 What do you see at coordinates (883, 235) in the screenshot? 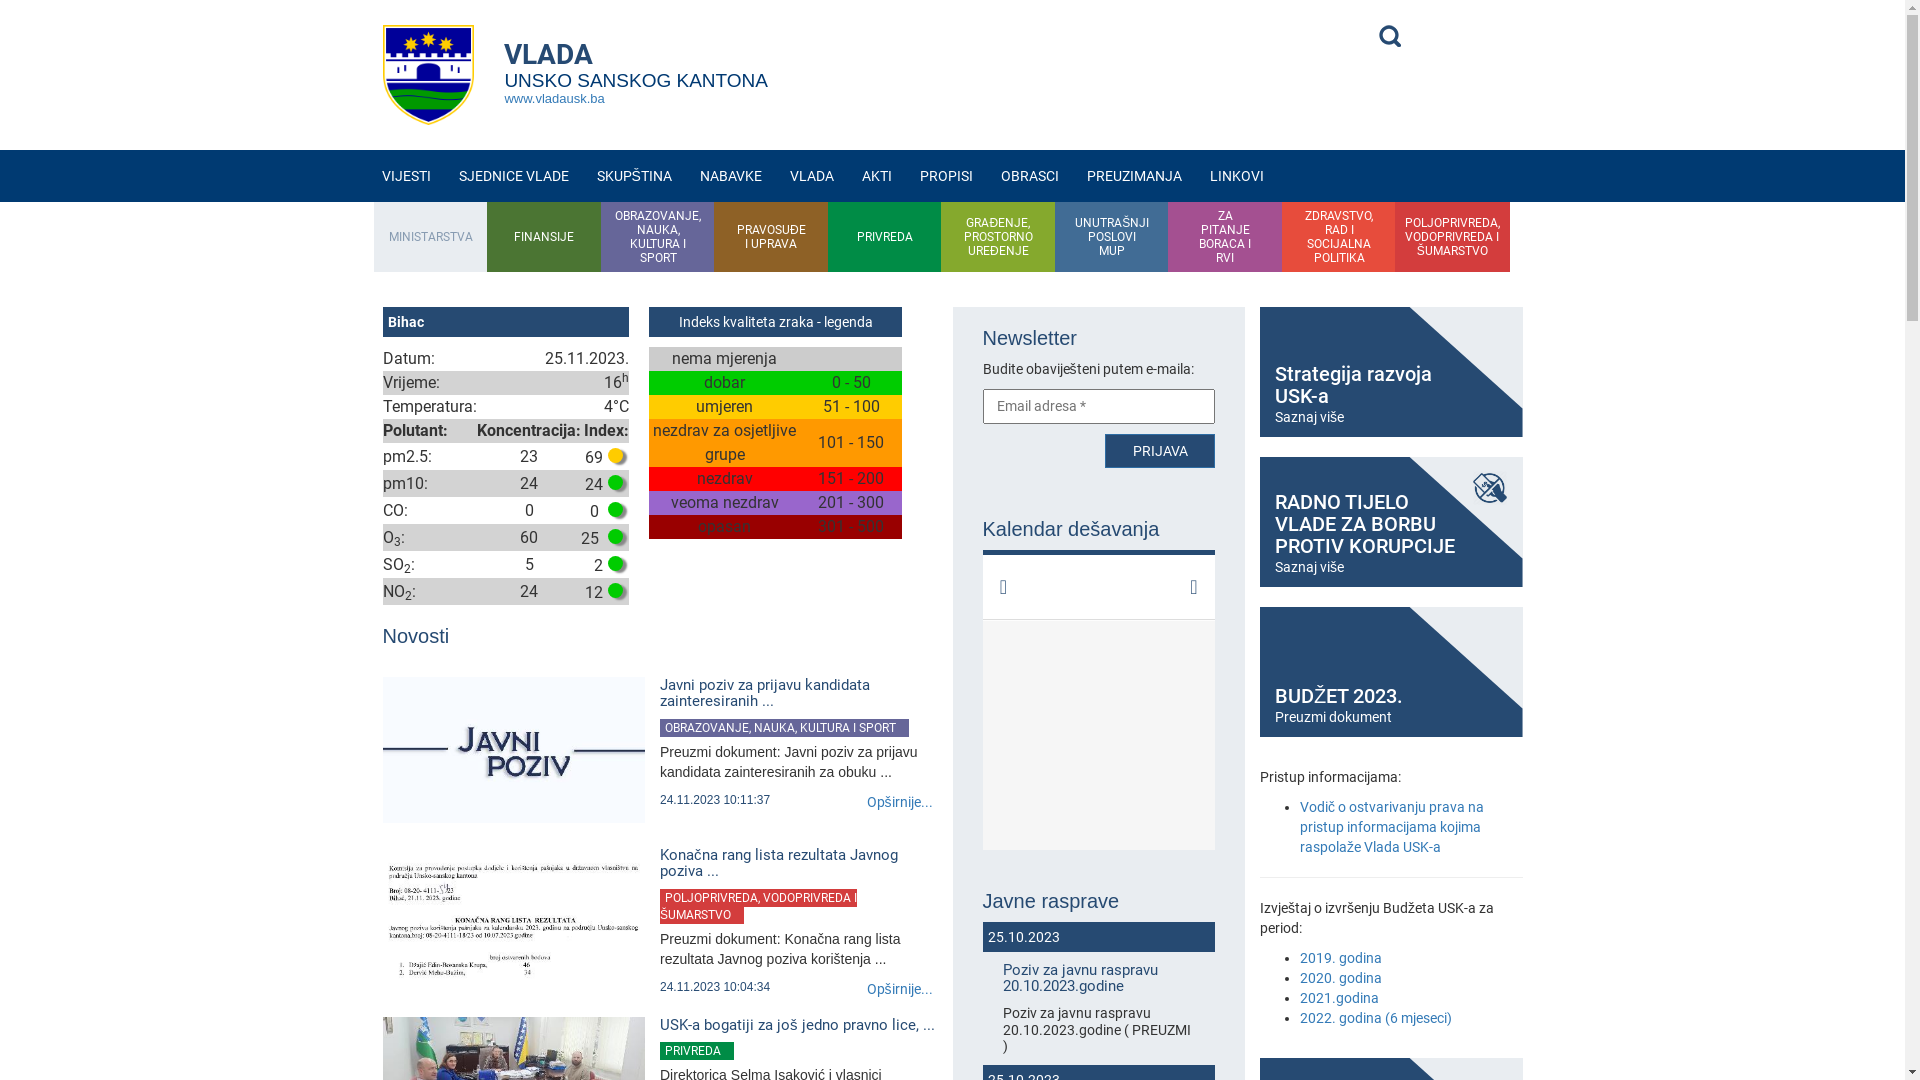
I see `'PRIVREDA'` at bounding box center [883, 235].